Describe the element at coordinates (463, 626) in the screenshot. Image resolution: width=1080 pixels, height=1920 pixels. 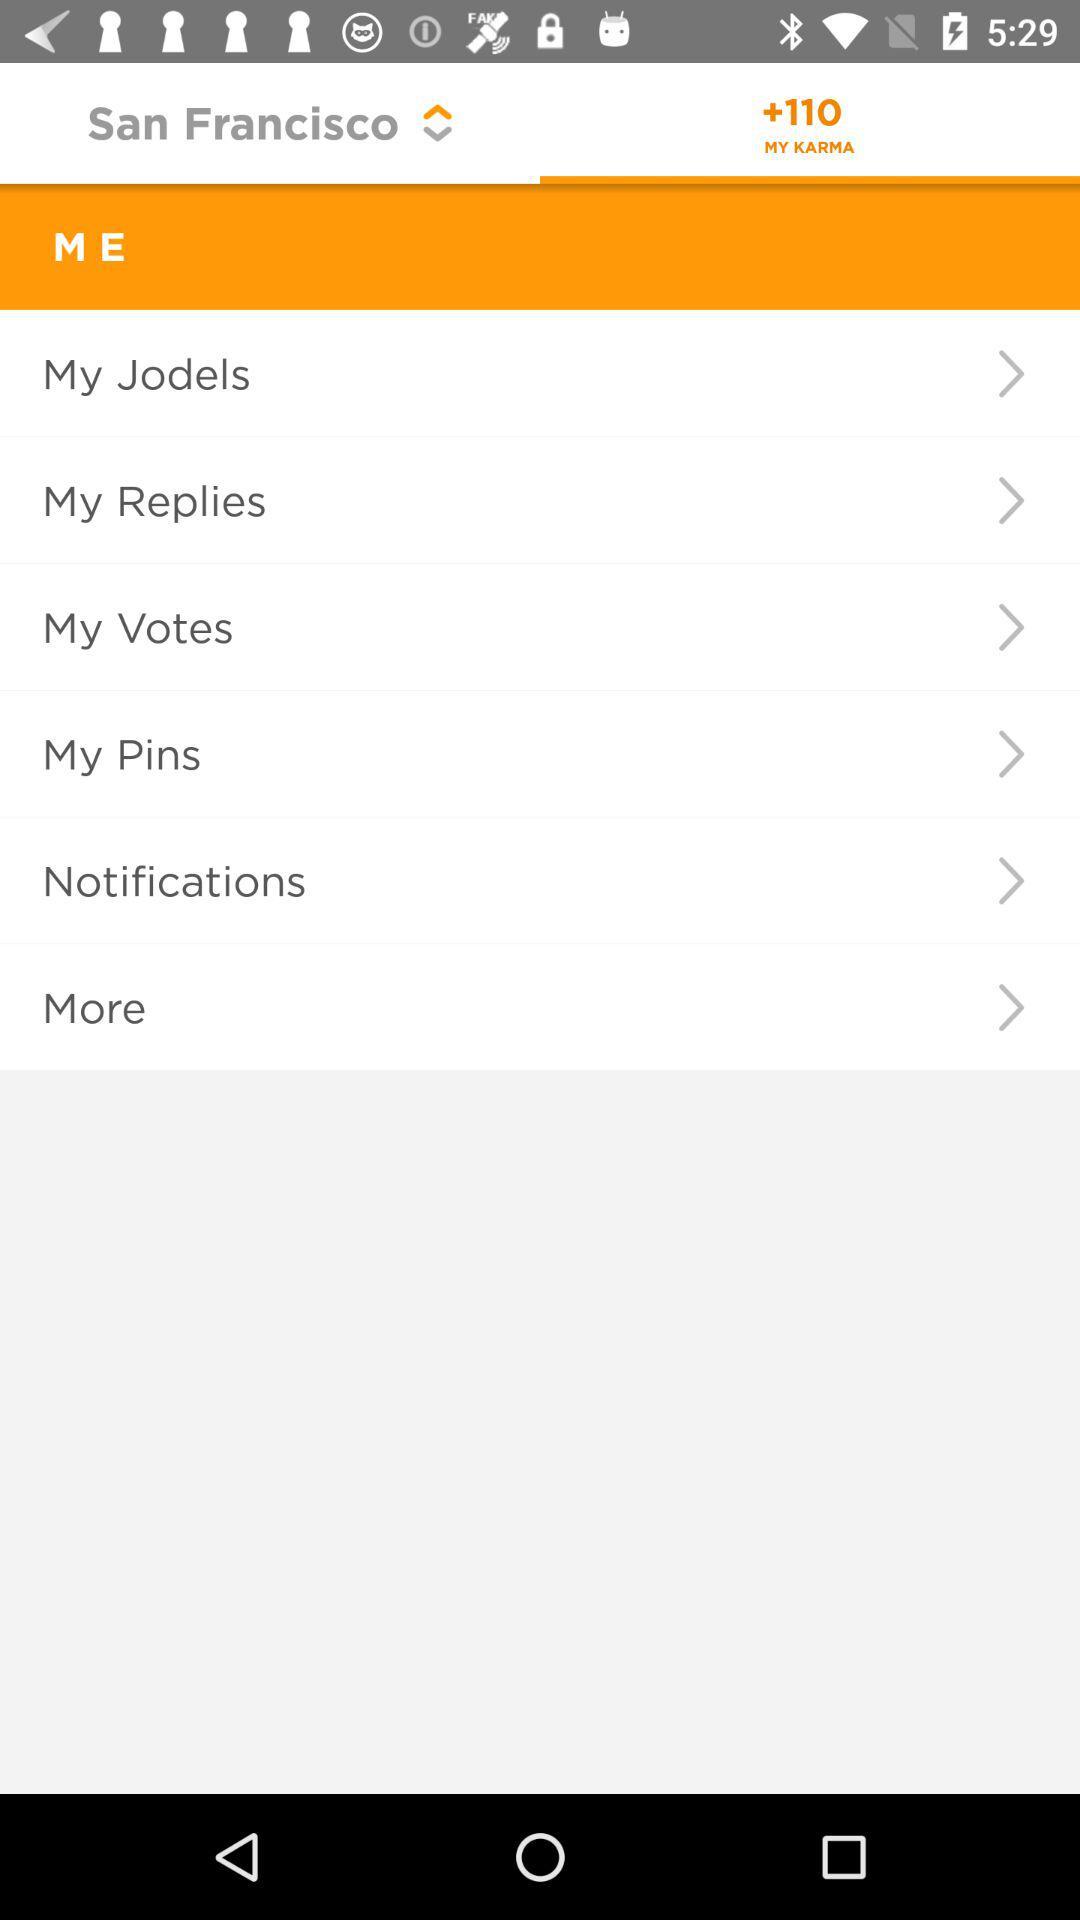
I see `the icon below my replies` at that location.